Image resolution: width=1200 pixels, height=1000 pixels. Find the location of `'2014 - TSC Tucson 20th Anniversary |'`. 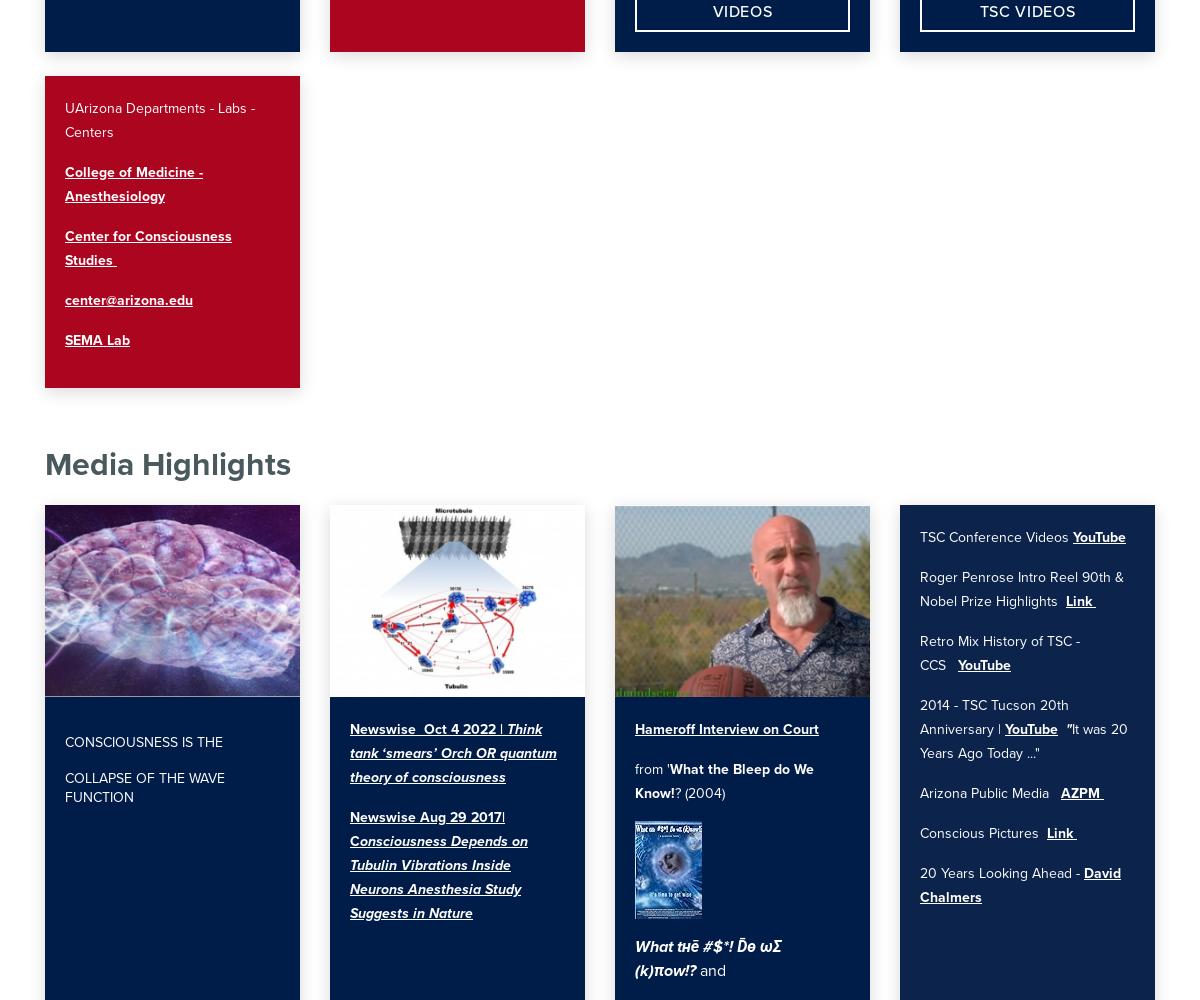

'2014 - TSC Tucson 20th Anniversary |' is located at coordinates (920, 716).